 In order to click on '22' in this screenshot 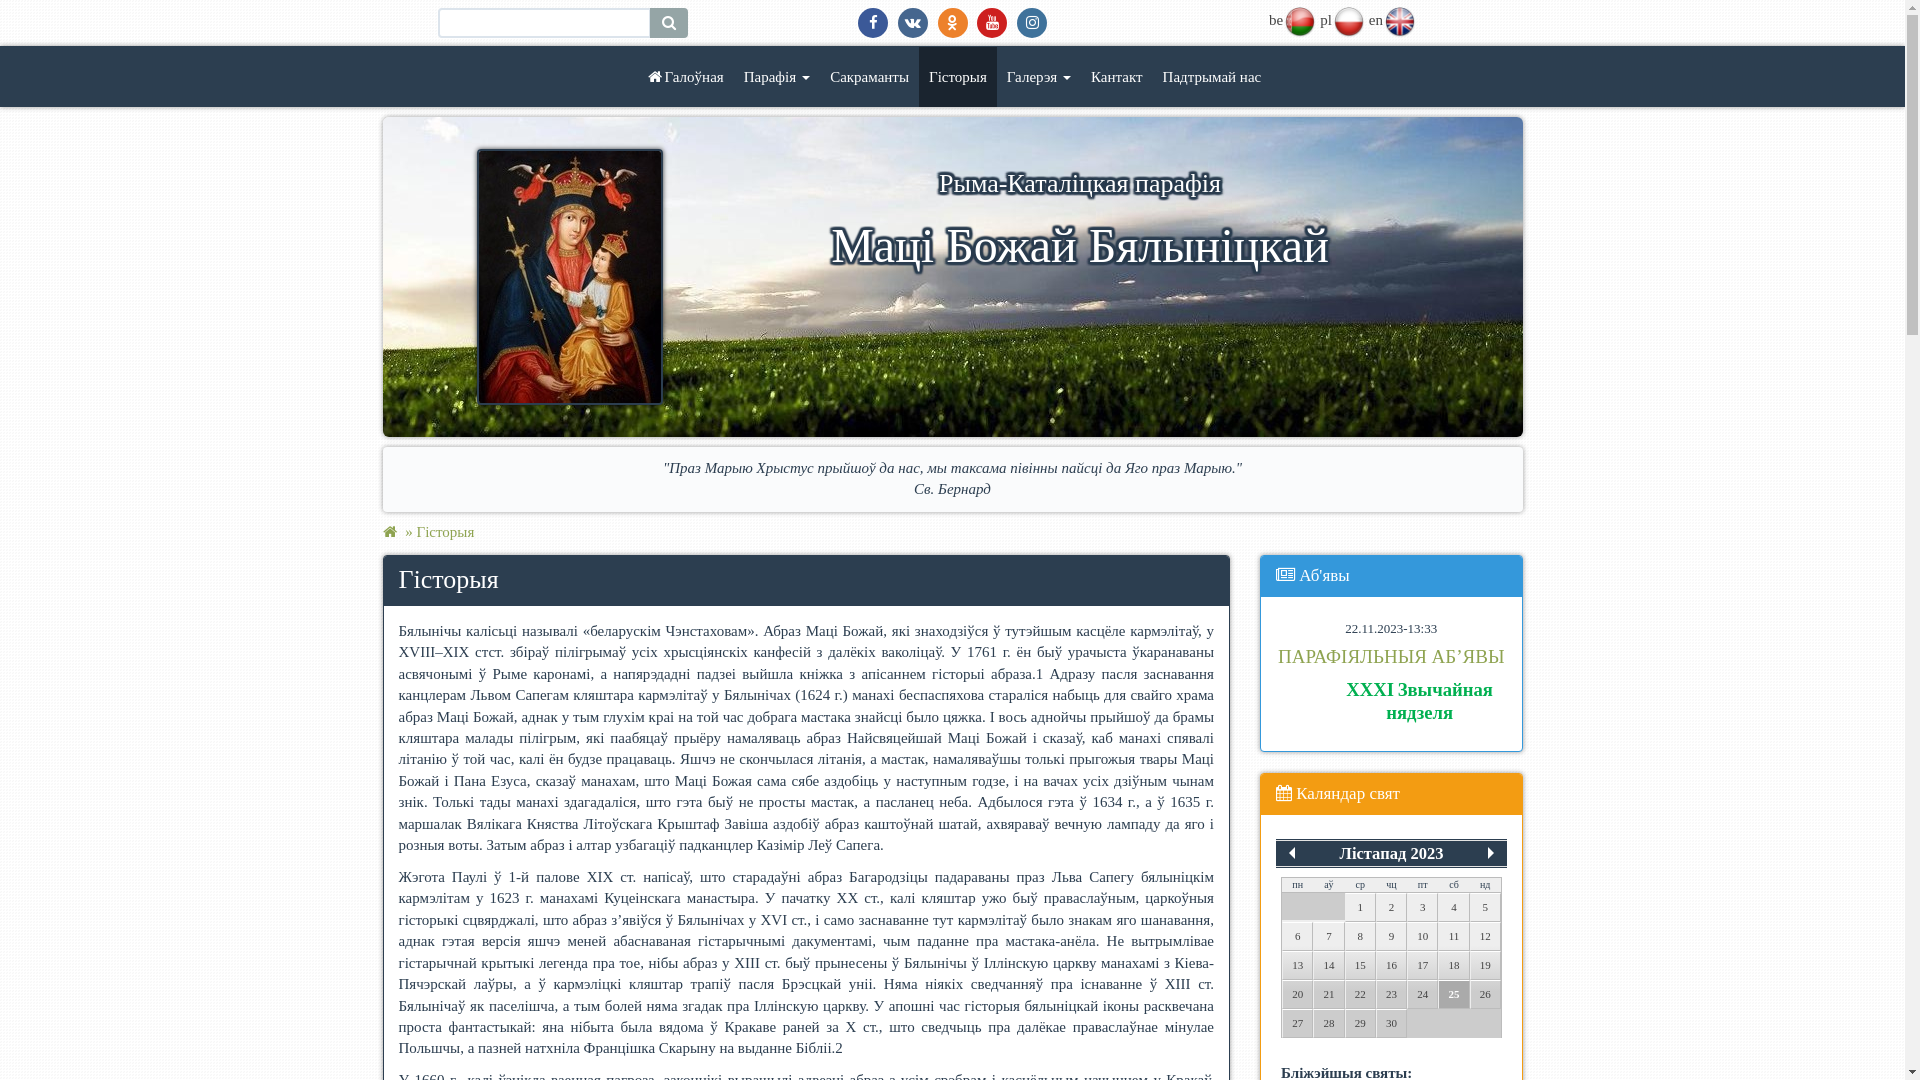, I will do `click(1360, 994)`.